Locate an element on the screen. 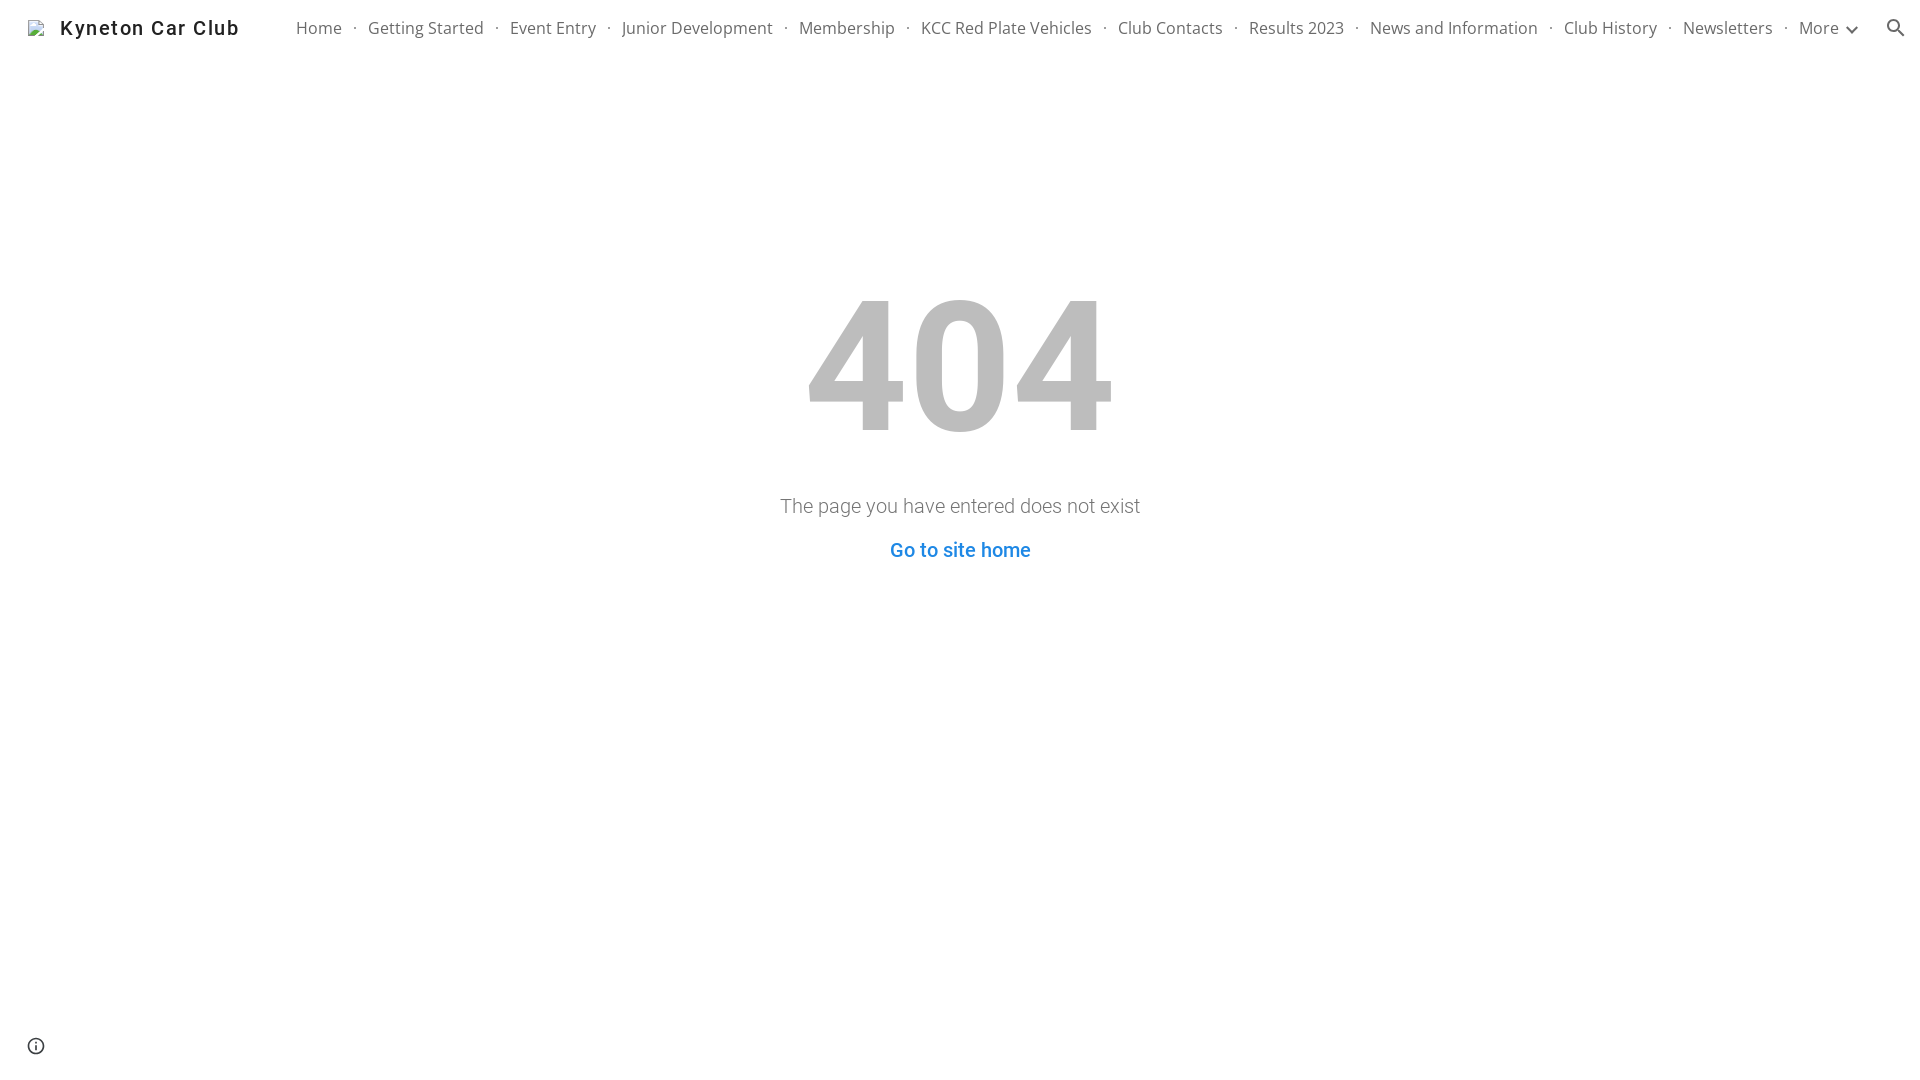 This screenshot has height=1080, width=1920. 'Expand/Collapse' is located at coordinates (1850, 27).